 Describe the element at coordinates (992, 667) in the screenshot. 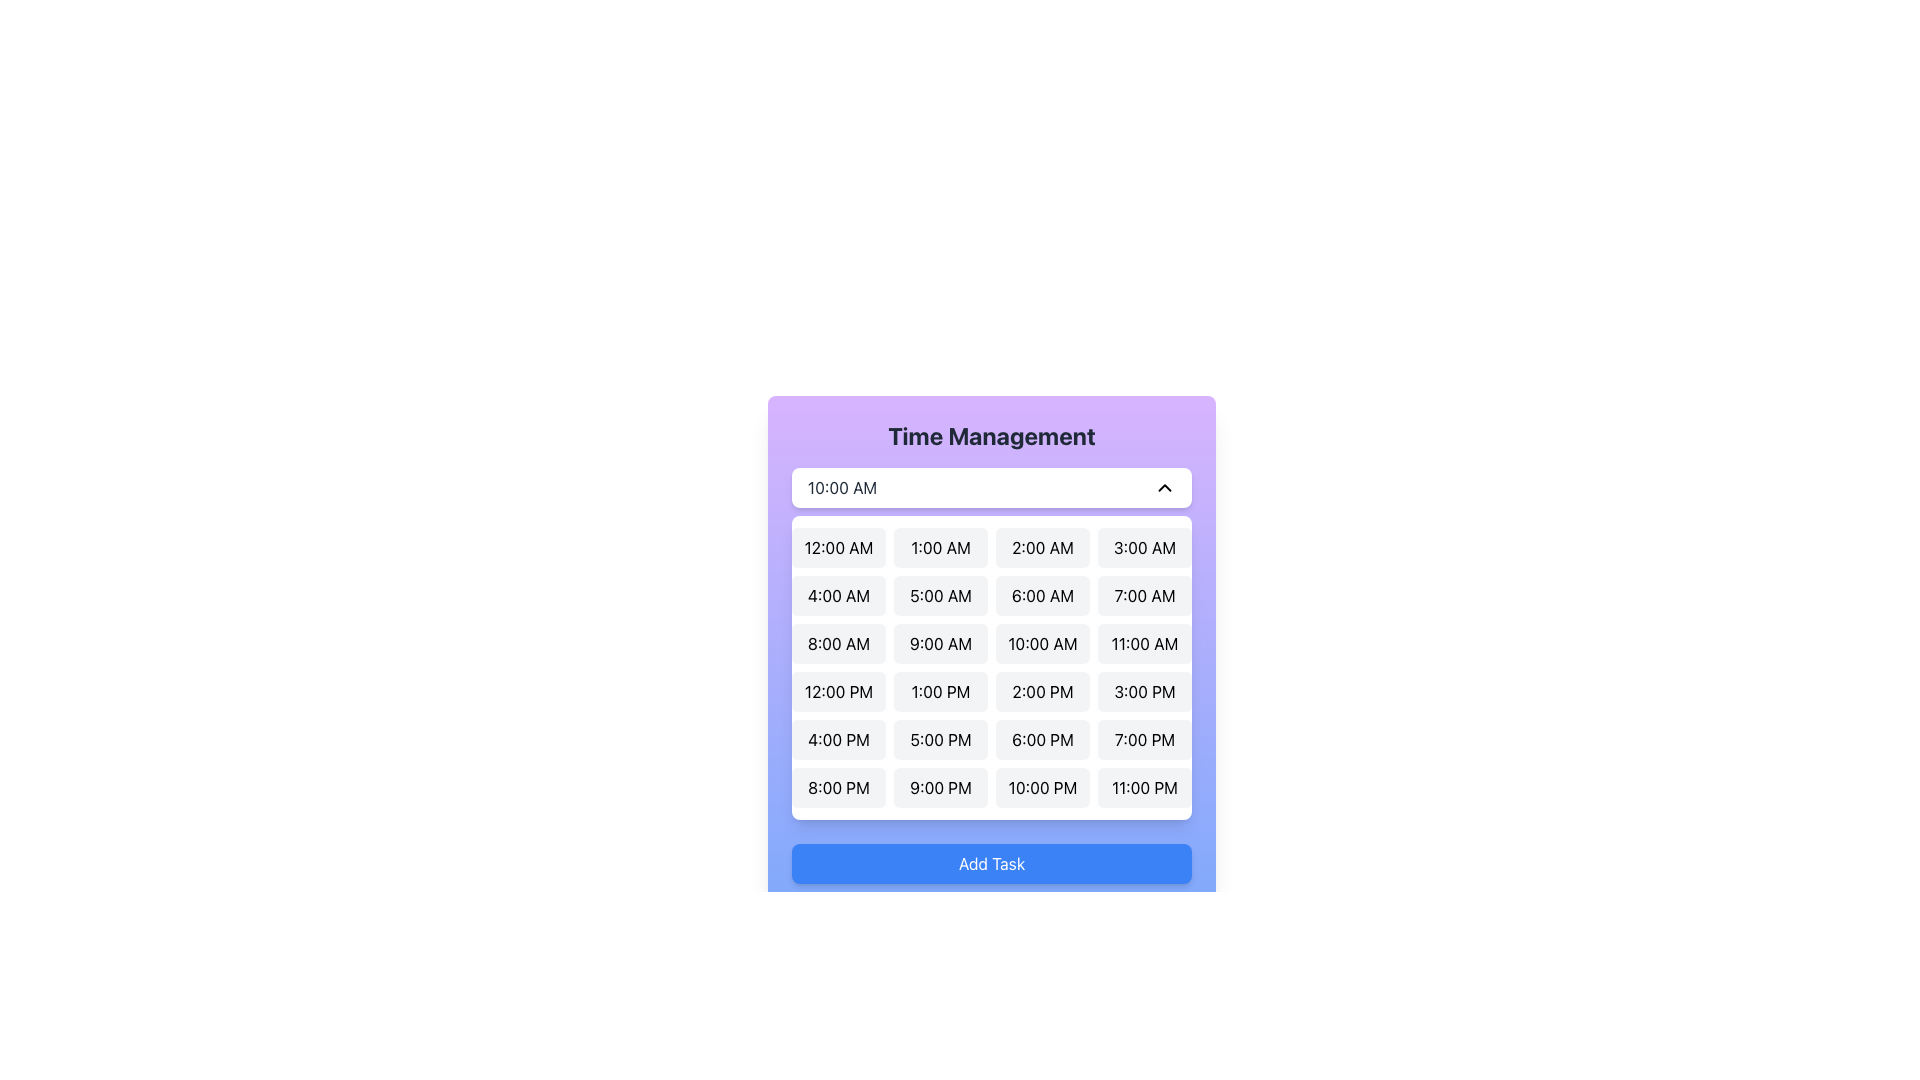

I see `an individual time slot in the Time Selector Grid located centrally within the purple-tinted modal, below the '10:00 AM' dropdown and above the blue 'Add Task' button` at that location.